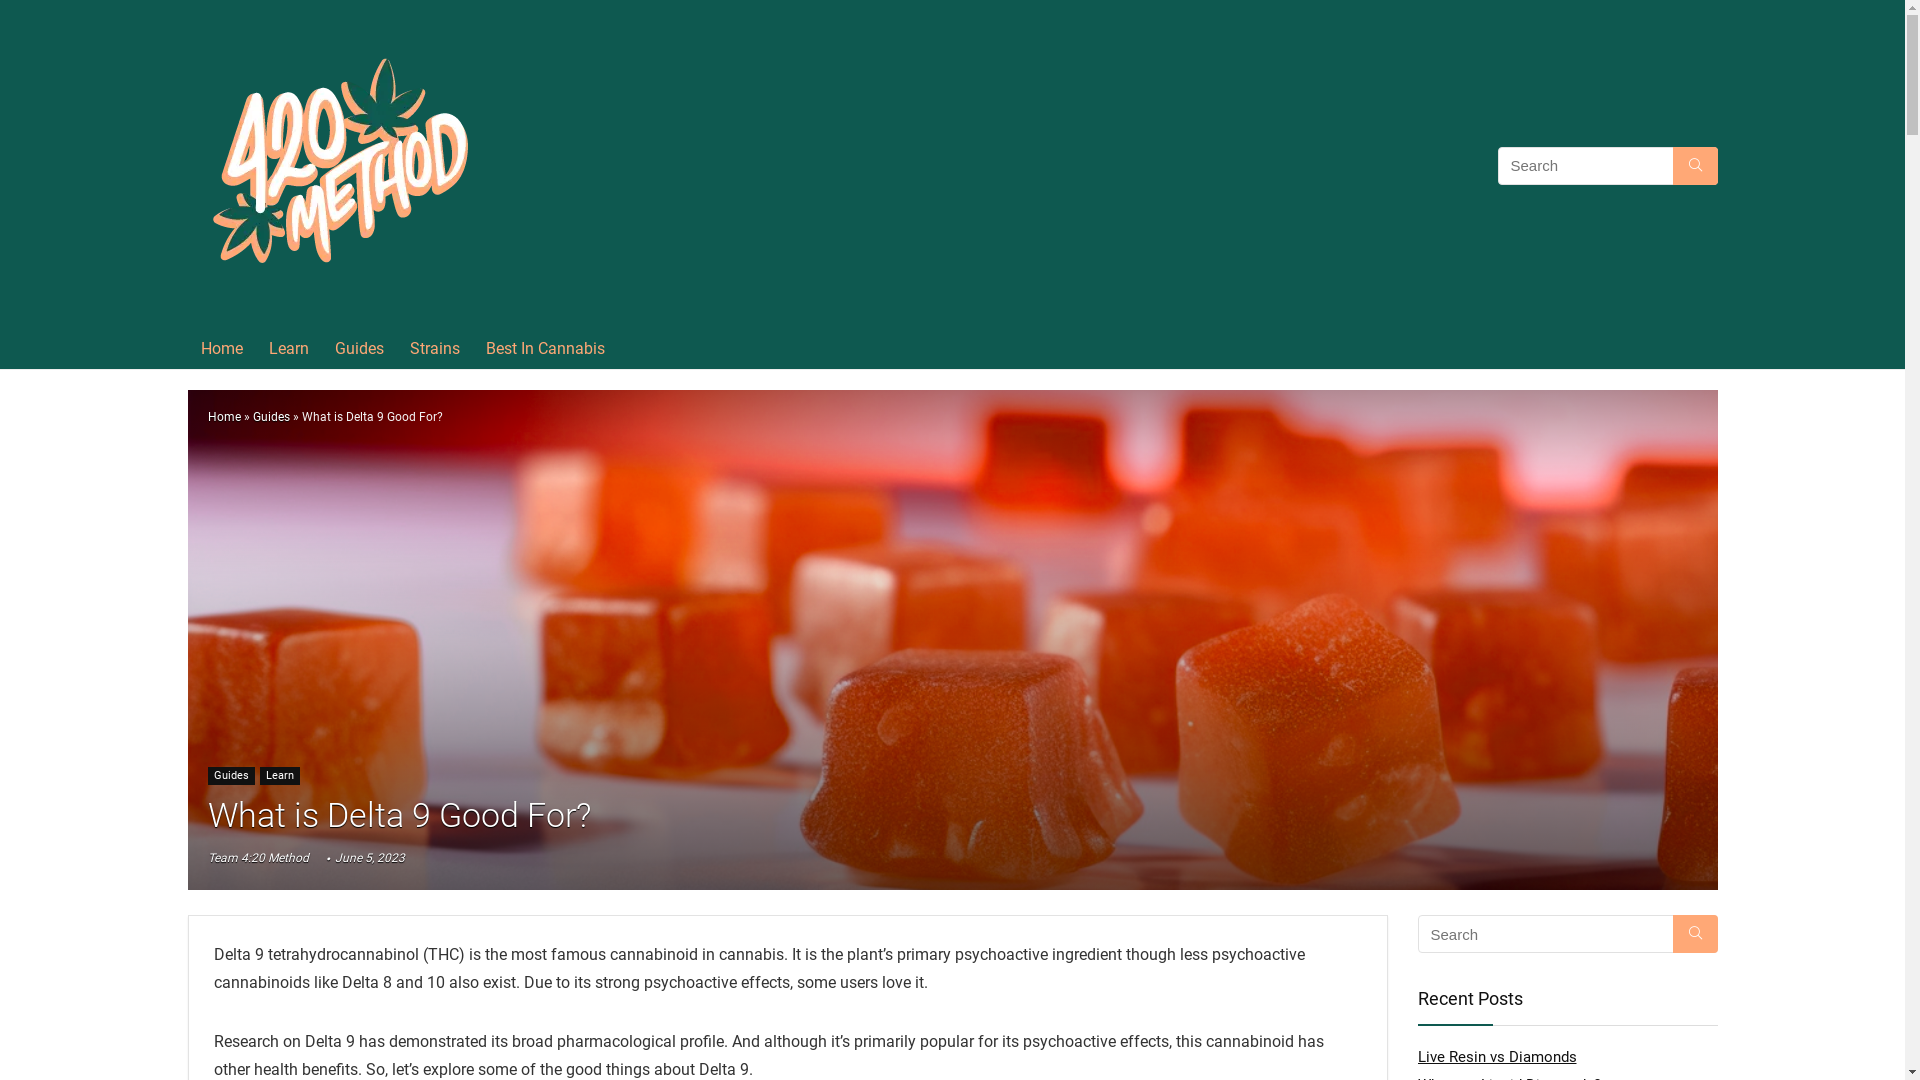 This screenshot has width=1920, height=1080. What do you see at coordinates (221, 349) in the screenshot?
I see `'Home'` at bounding box center [221, 349].